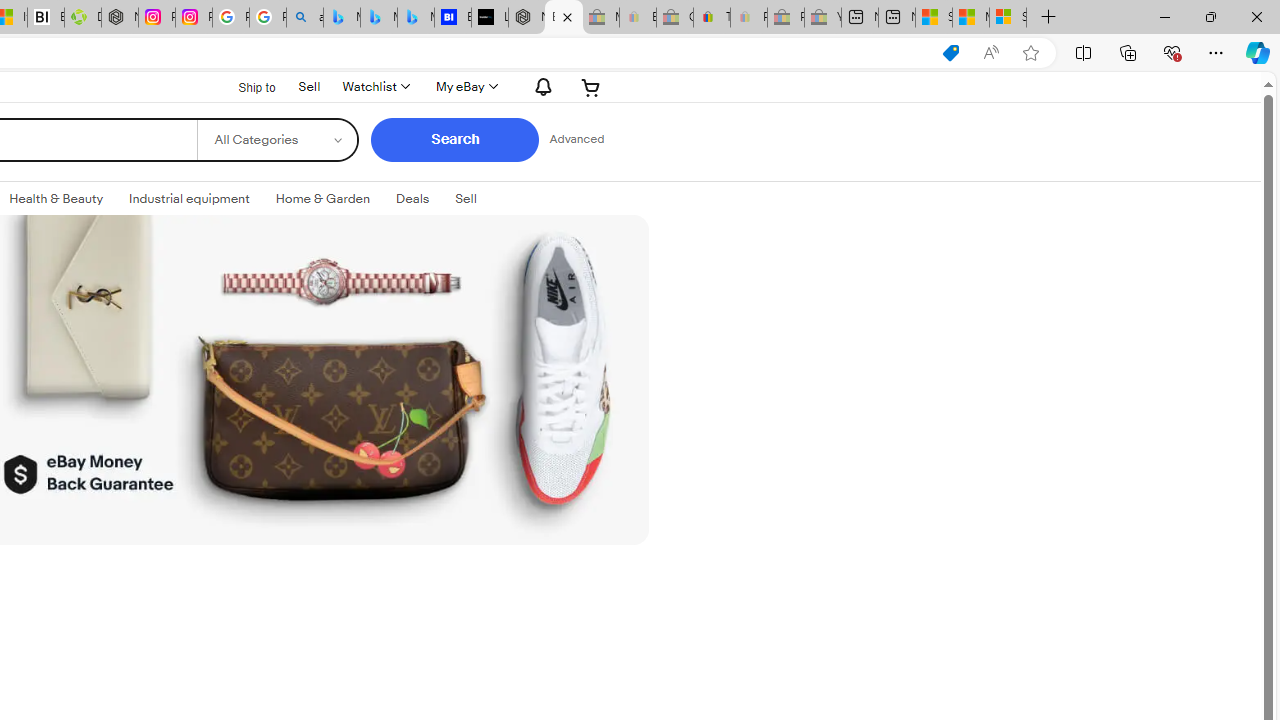 The image size is (1280, 720). Describe the element at coordinates (375, 86) in the screenshot. I see `'WatchlistExpand Watch List'` at that location.